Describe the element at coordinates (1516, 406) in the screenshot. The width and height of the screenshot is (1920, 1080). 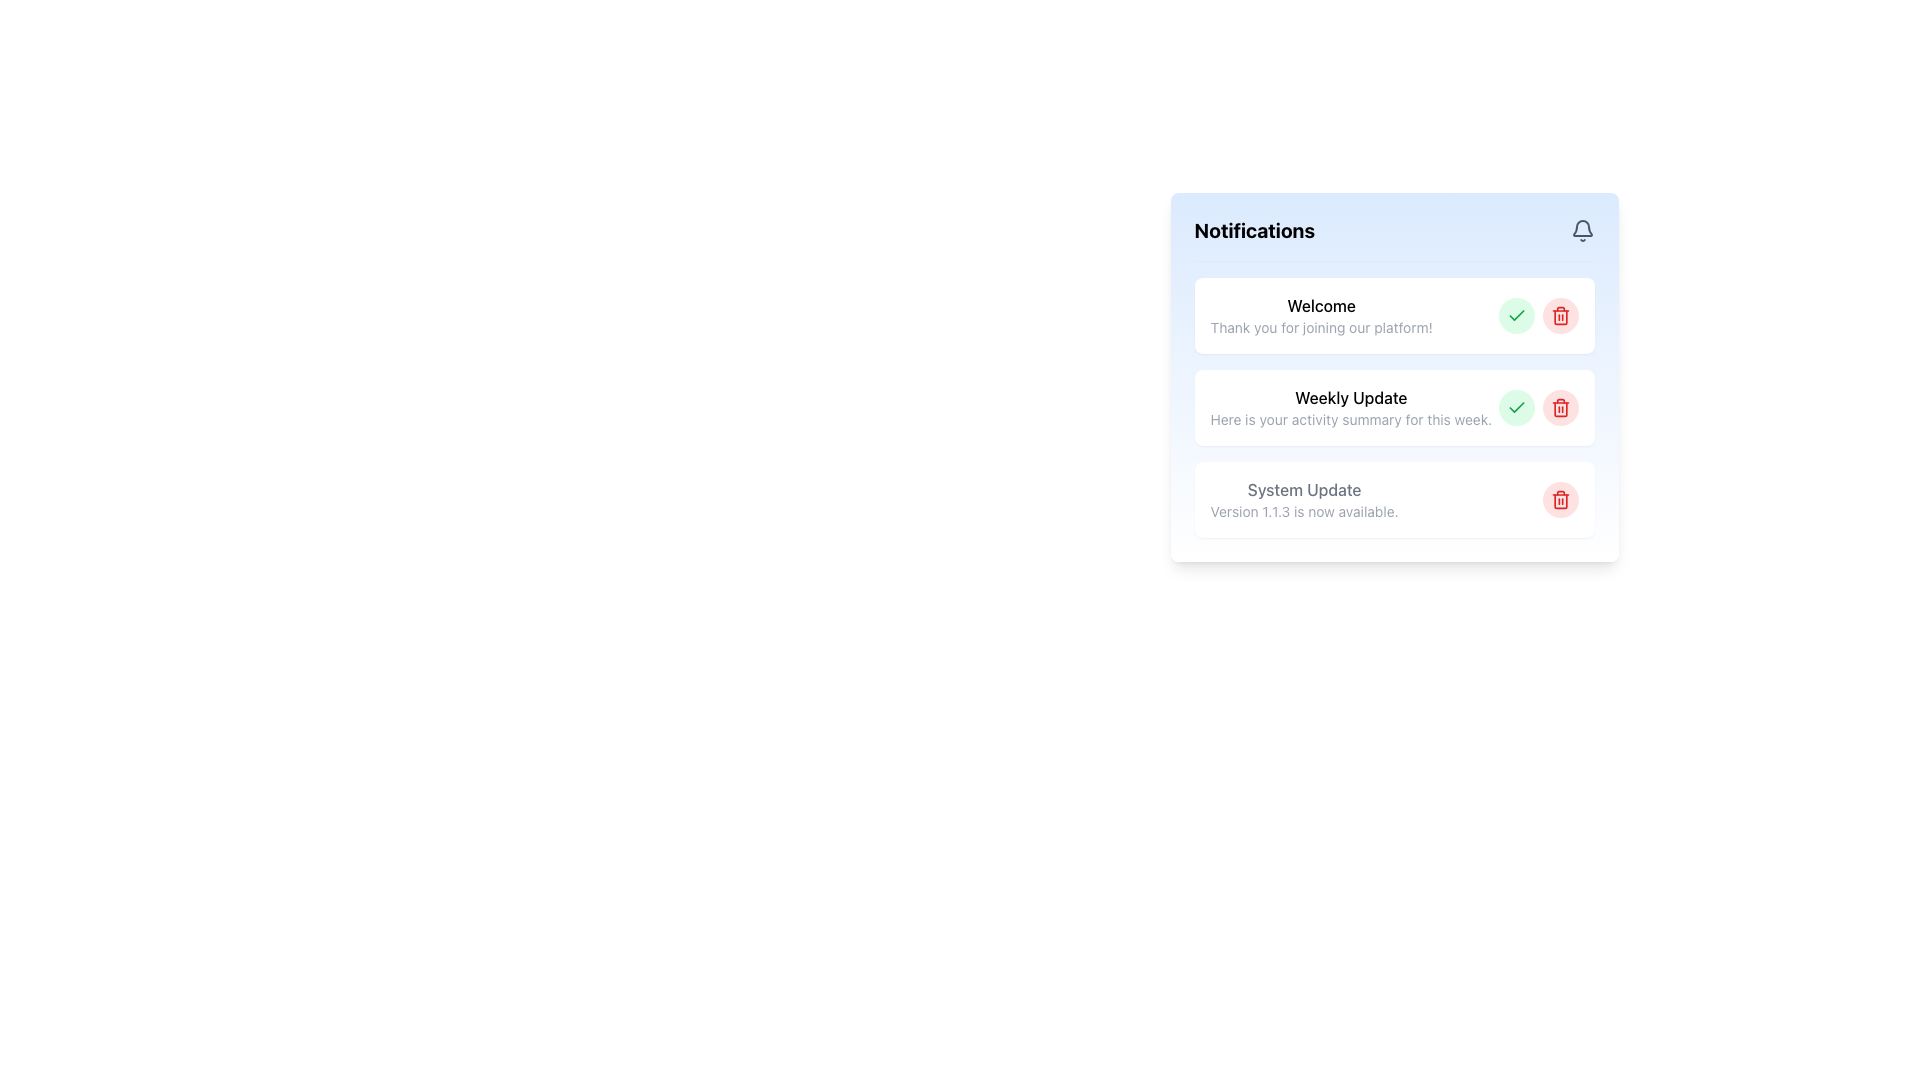
I see `the green checkmark icon in the first notification entry` at that location.